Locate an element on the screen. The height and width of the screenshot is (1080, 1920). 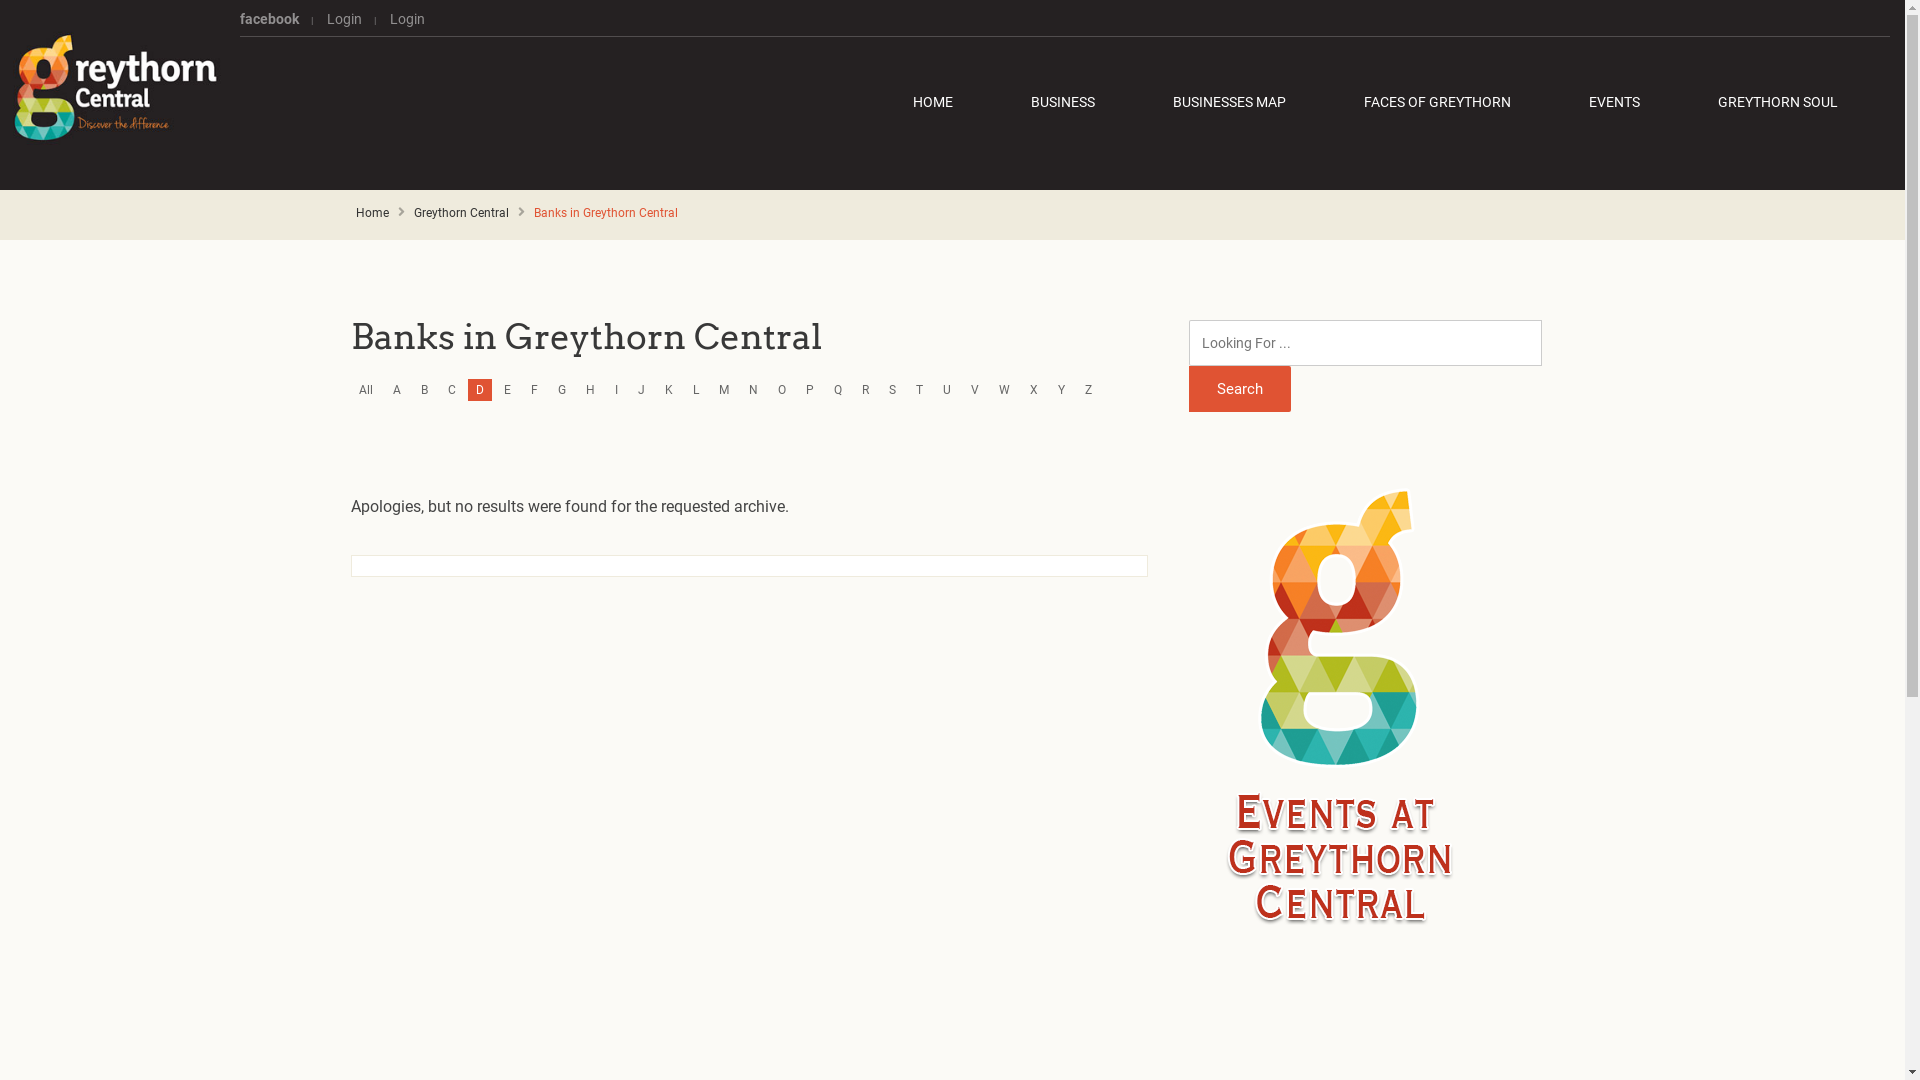
'U' is located at coordinates (945, 389).